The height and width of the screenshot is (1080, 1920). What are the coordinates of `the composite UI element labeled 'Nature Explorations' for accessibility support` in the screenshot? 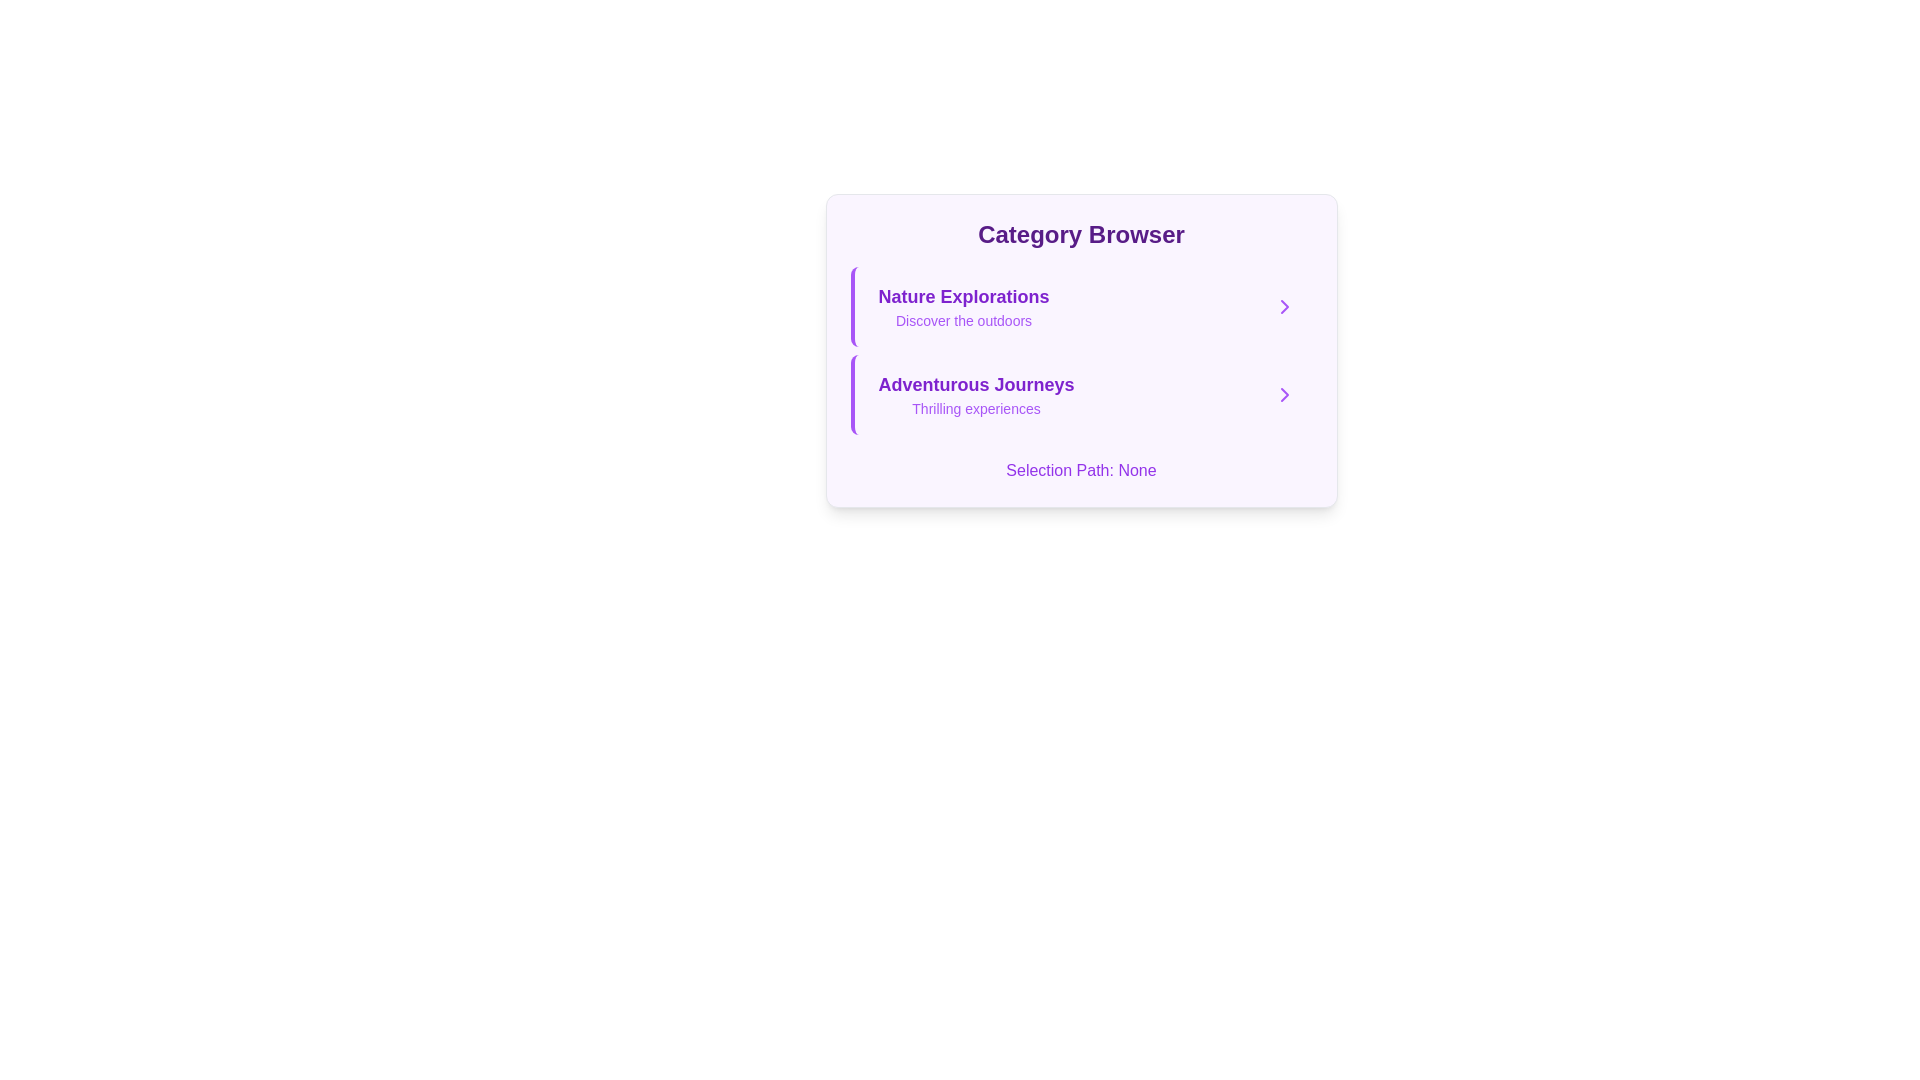 It's located at (1086, 307).